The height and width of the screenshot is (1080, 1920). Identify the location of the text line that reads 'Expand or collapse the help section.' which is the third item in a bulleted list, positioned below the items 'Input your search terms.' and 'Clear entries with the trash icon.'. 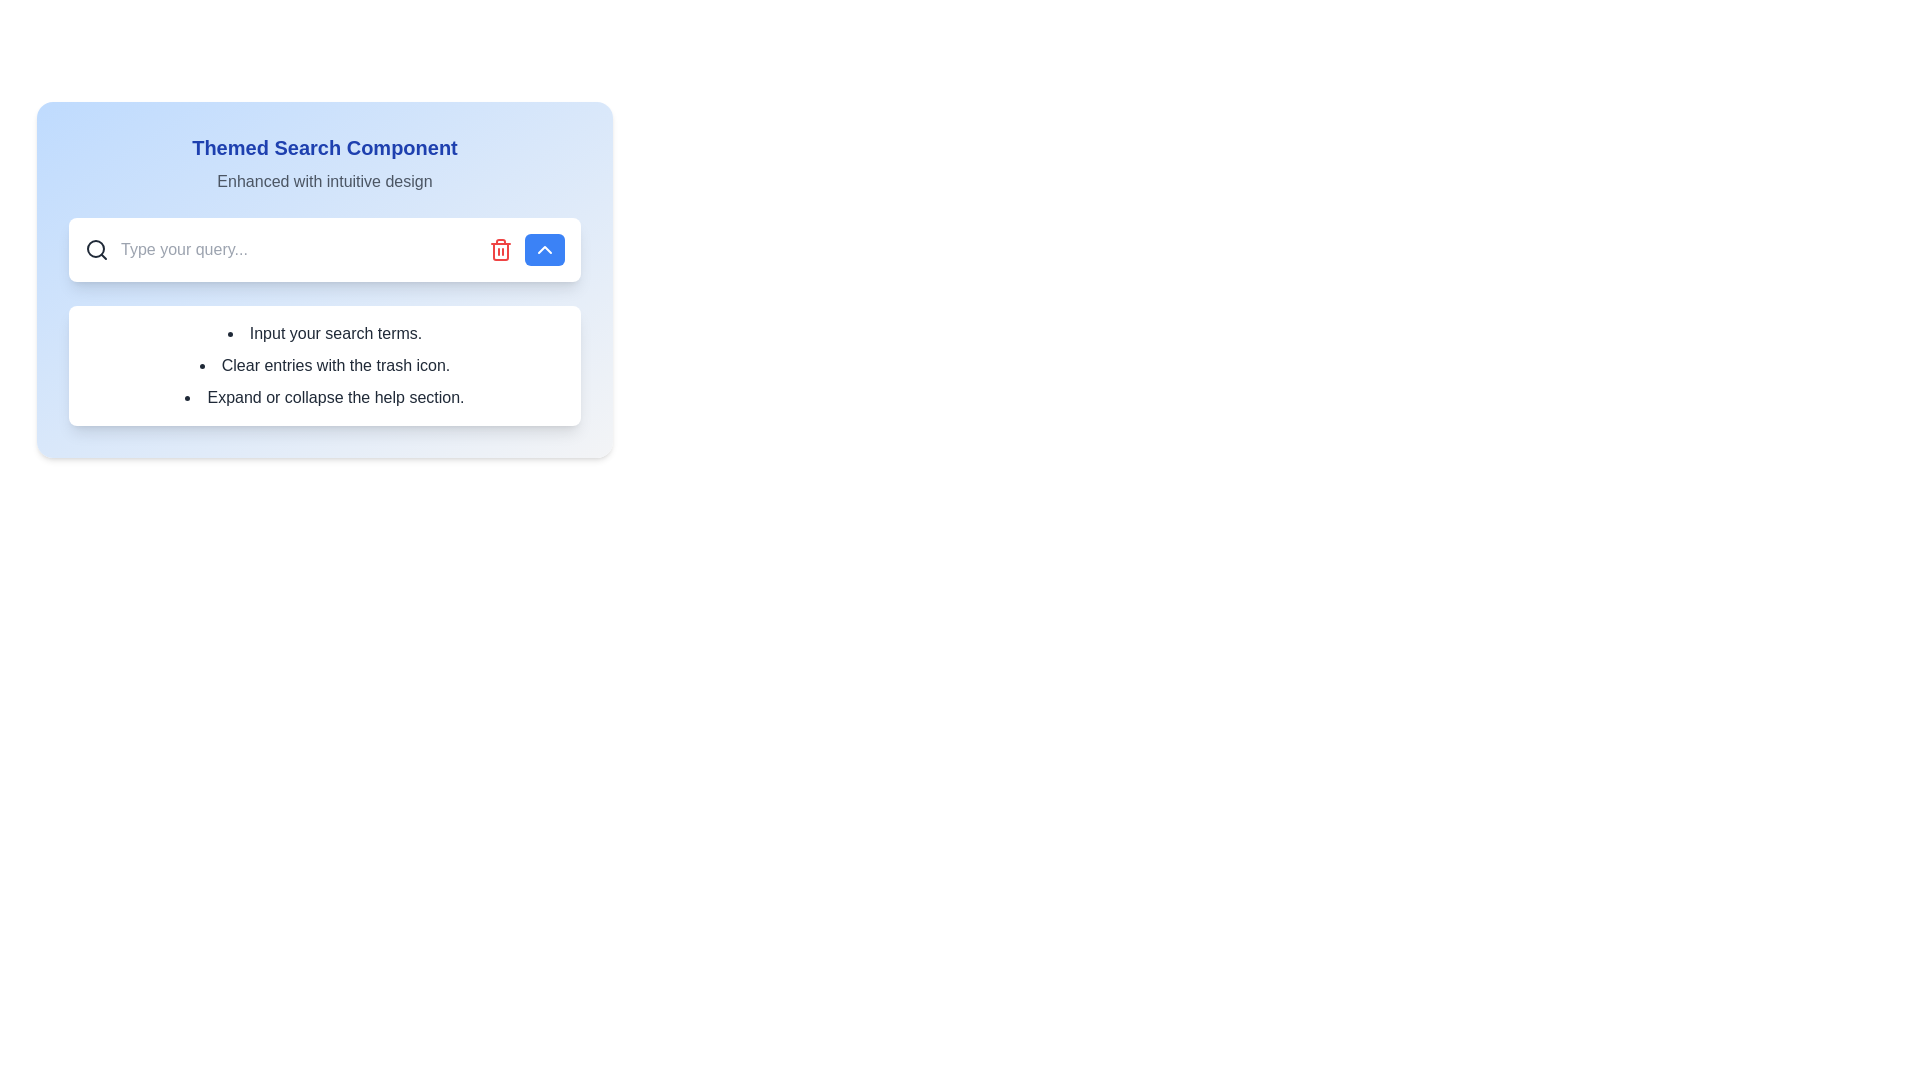
(325, 397).